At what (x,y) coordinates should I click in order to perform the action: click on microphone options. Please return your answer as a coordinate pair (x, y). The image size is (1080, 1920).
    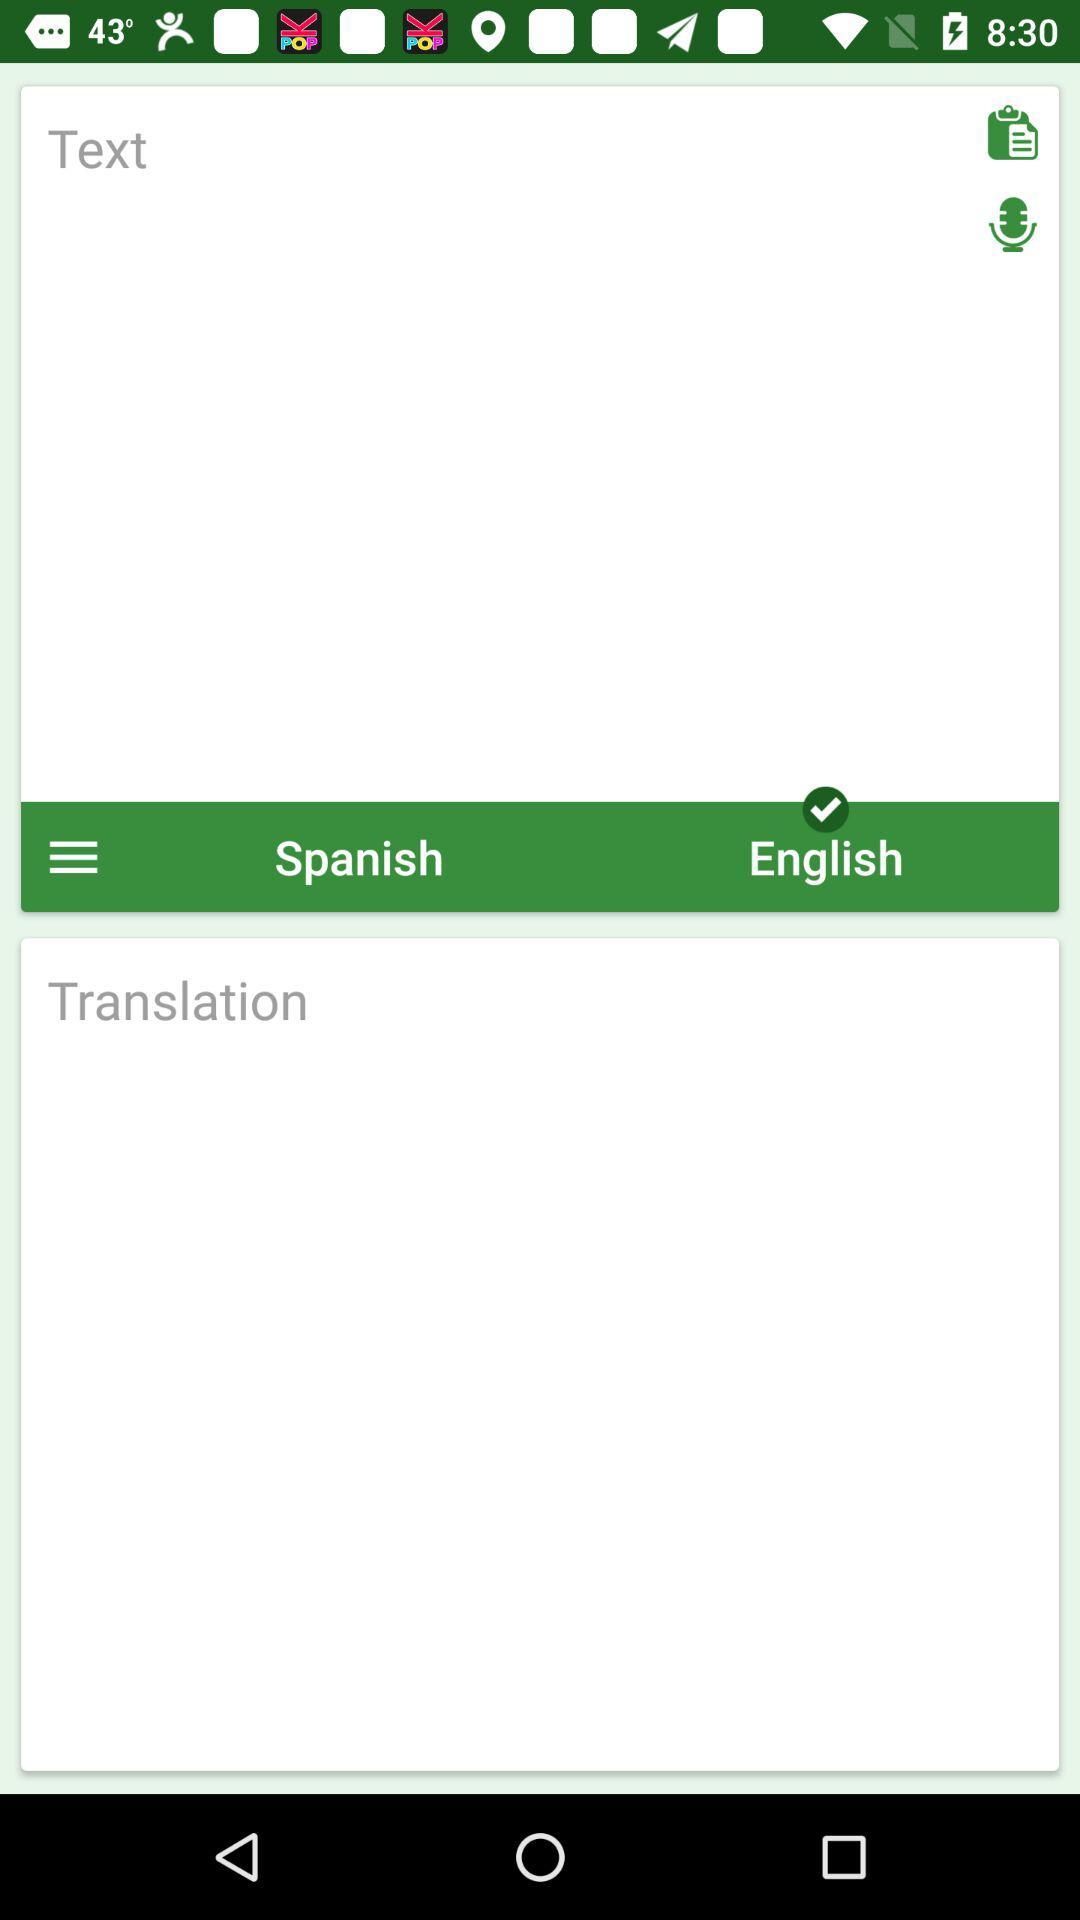
    Looking at the image, I should click on (1012, 224).